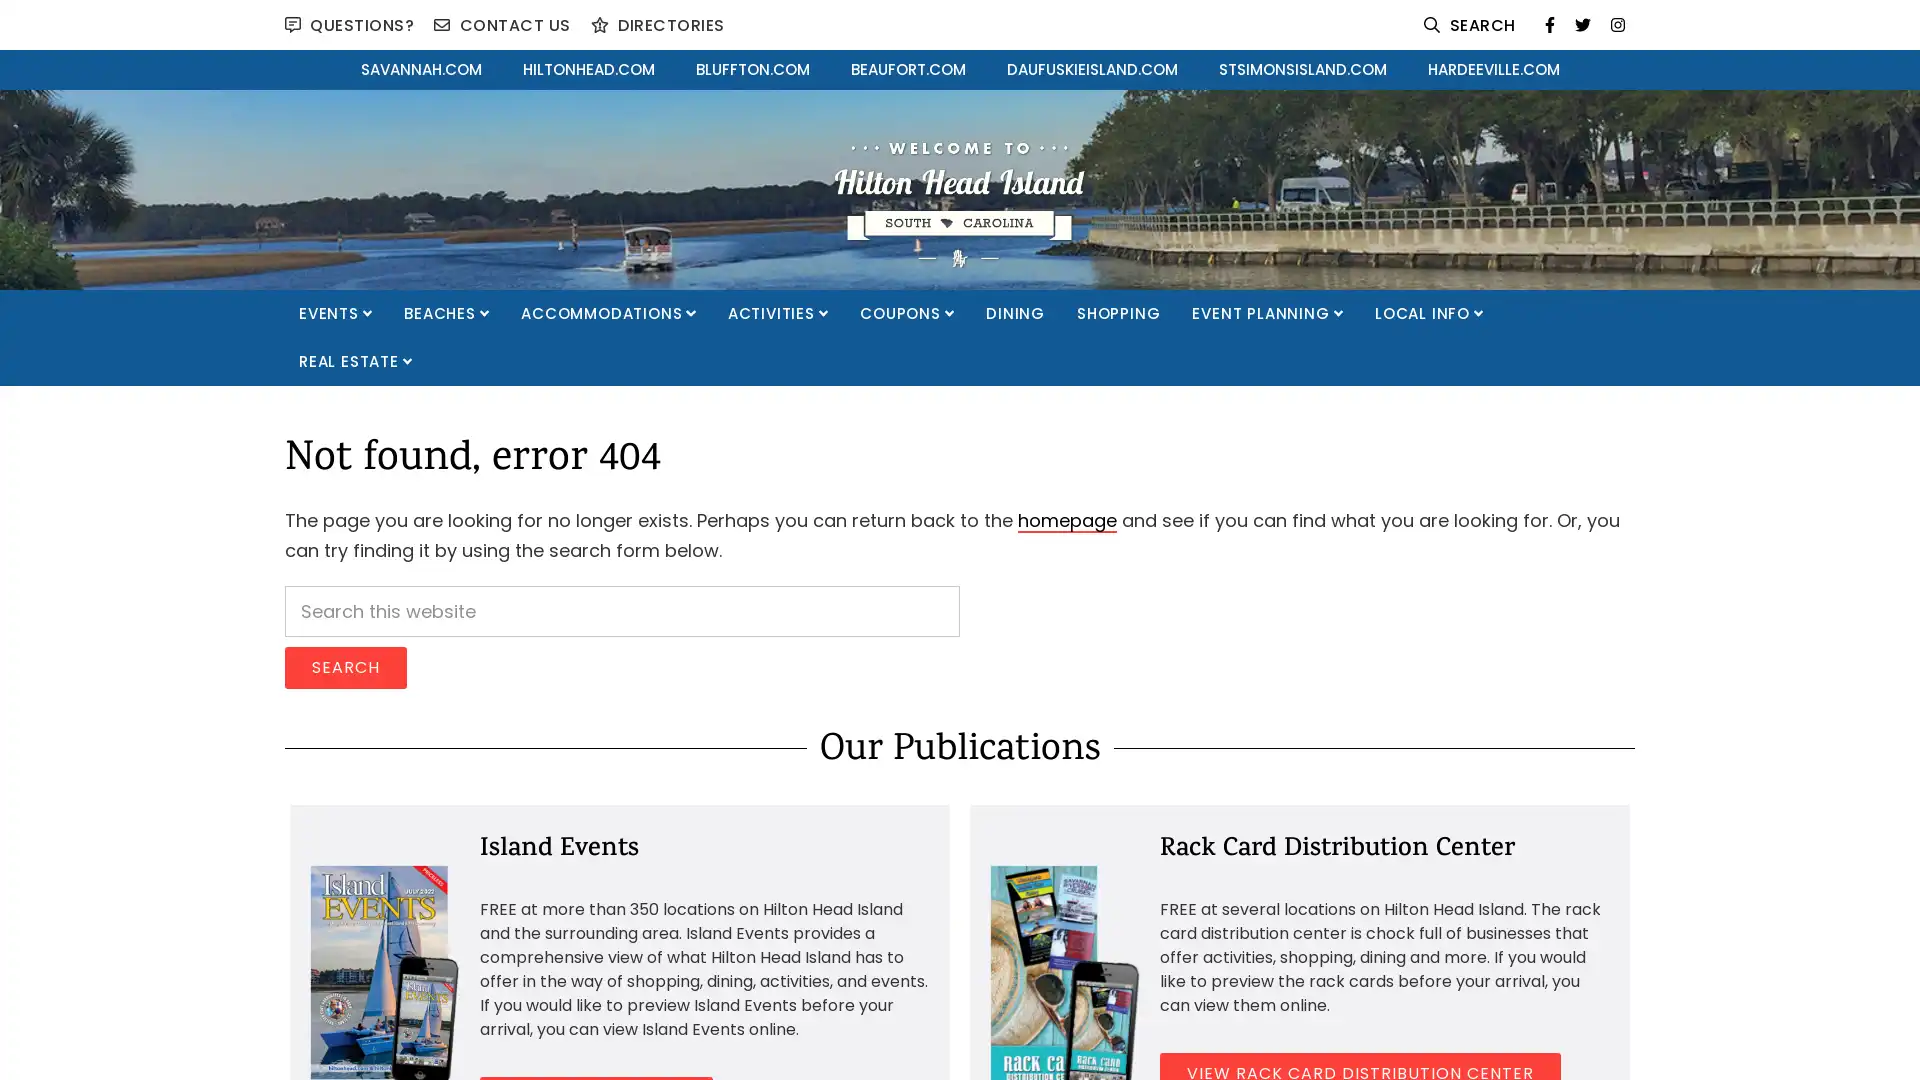  What do you see at coordinates (345, 668) in the screenshot?
I see `Search` at bounding box center [345, 668].